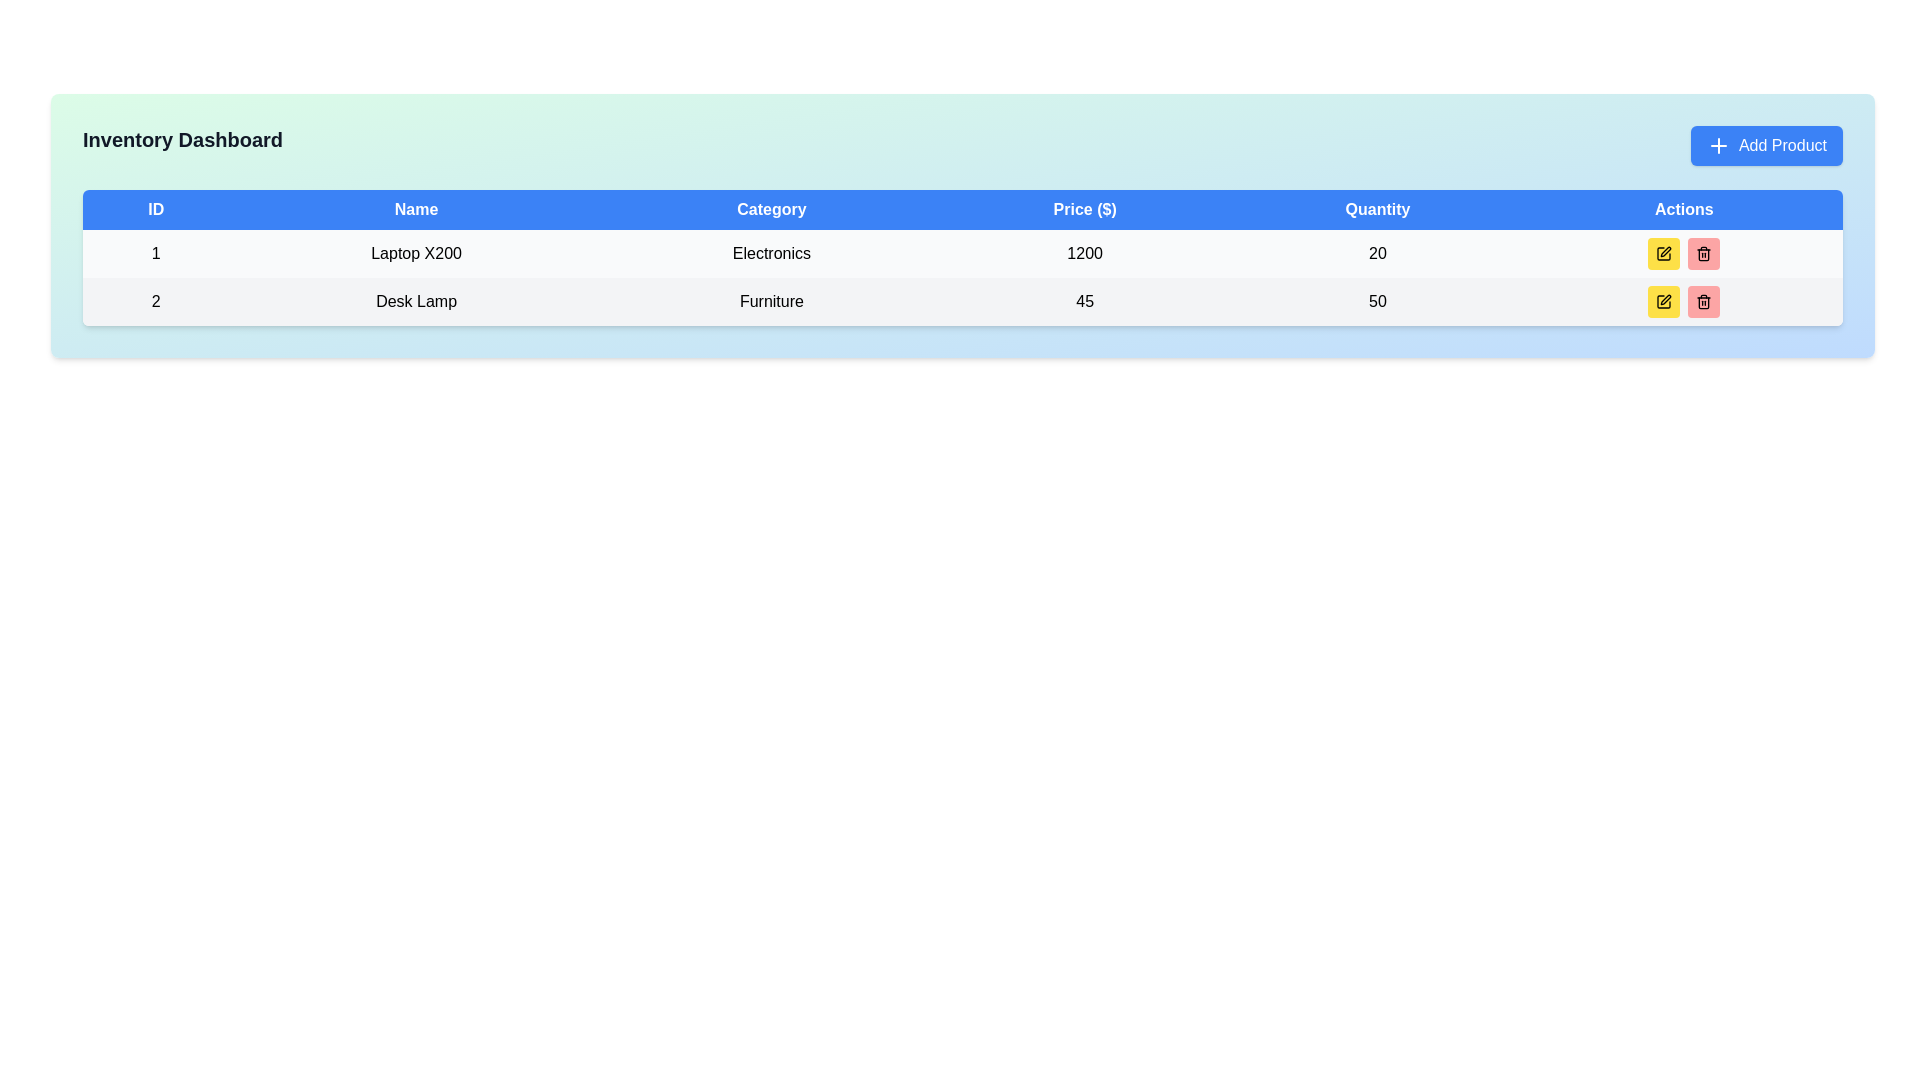  What do you see at coordinates (770, 253) in the screenshot?
I see `the 'Electronics' text label in the third column of the first data row in the table` at bounding box center [770, 253].